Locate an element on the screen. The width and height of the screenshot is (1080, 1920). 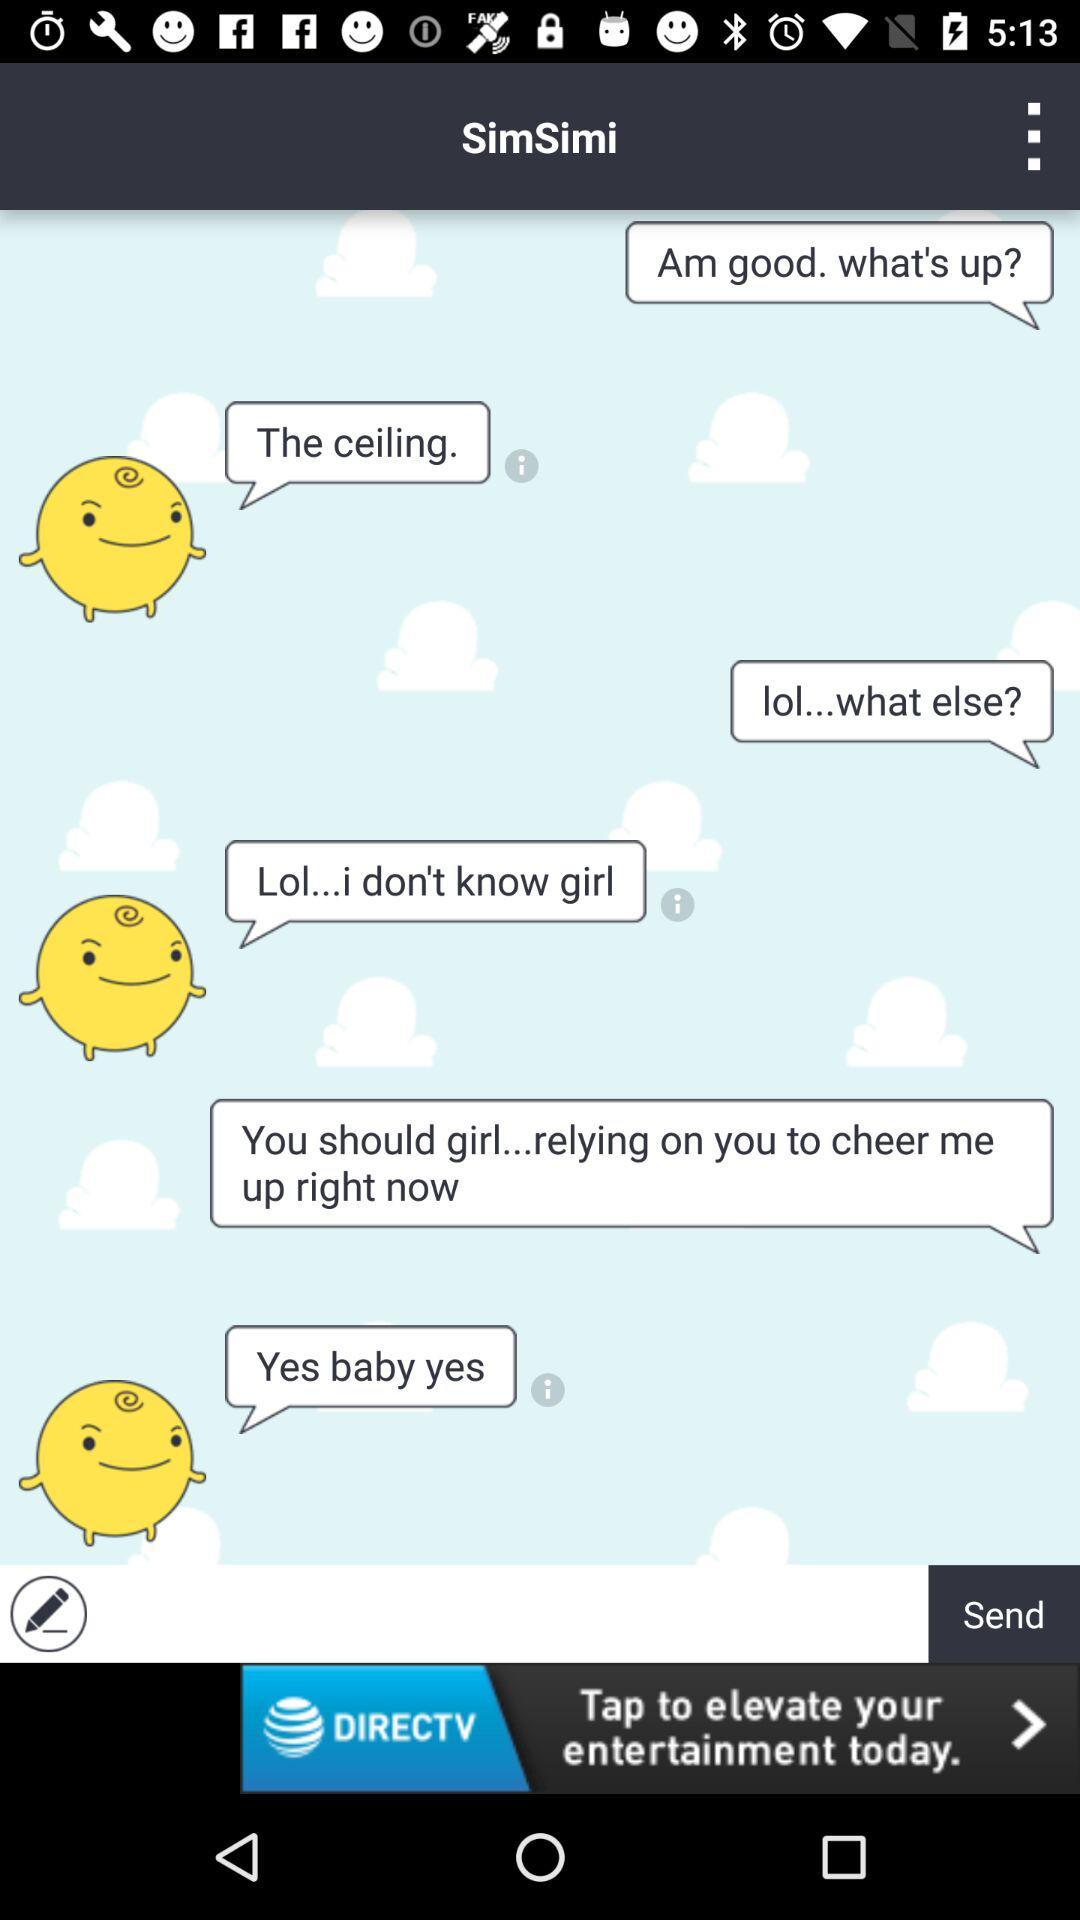
information is located at coordinates (547, 1389).